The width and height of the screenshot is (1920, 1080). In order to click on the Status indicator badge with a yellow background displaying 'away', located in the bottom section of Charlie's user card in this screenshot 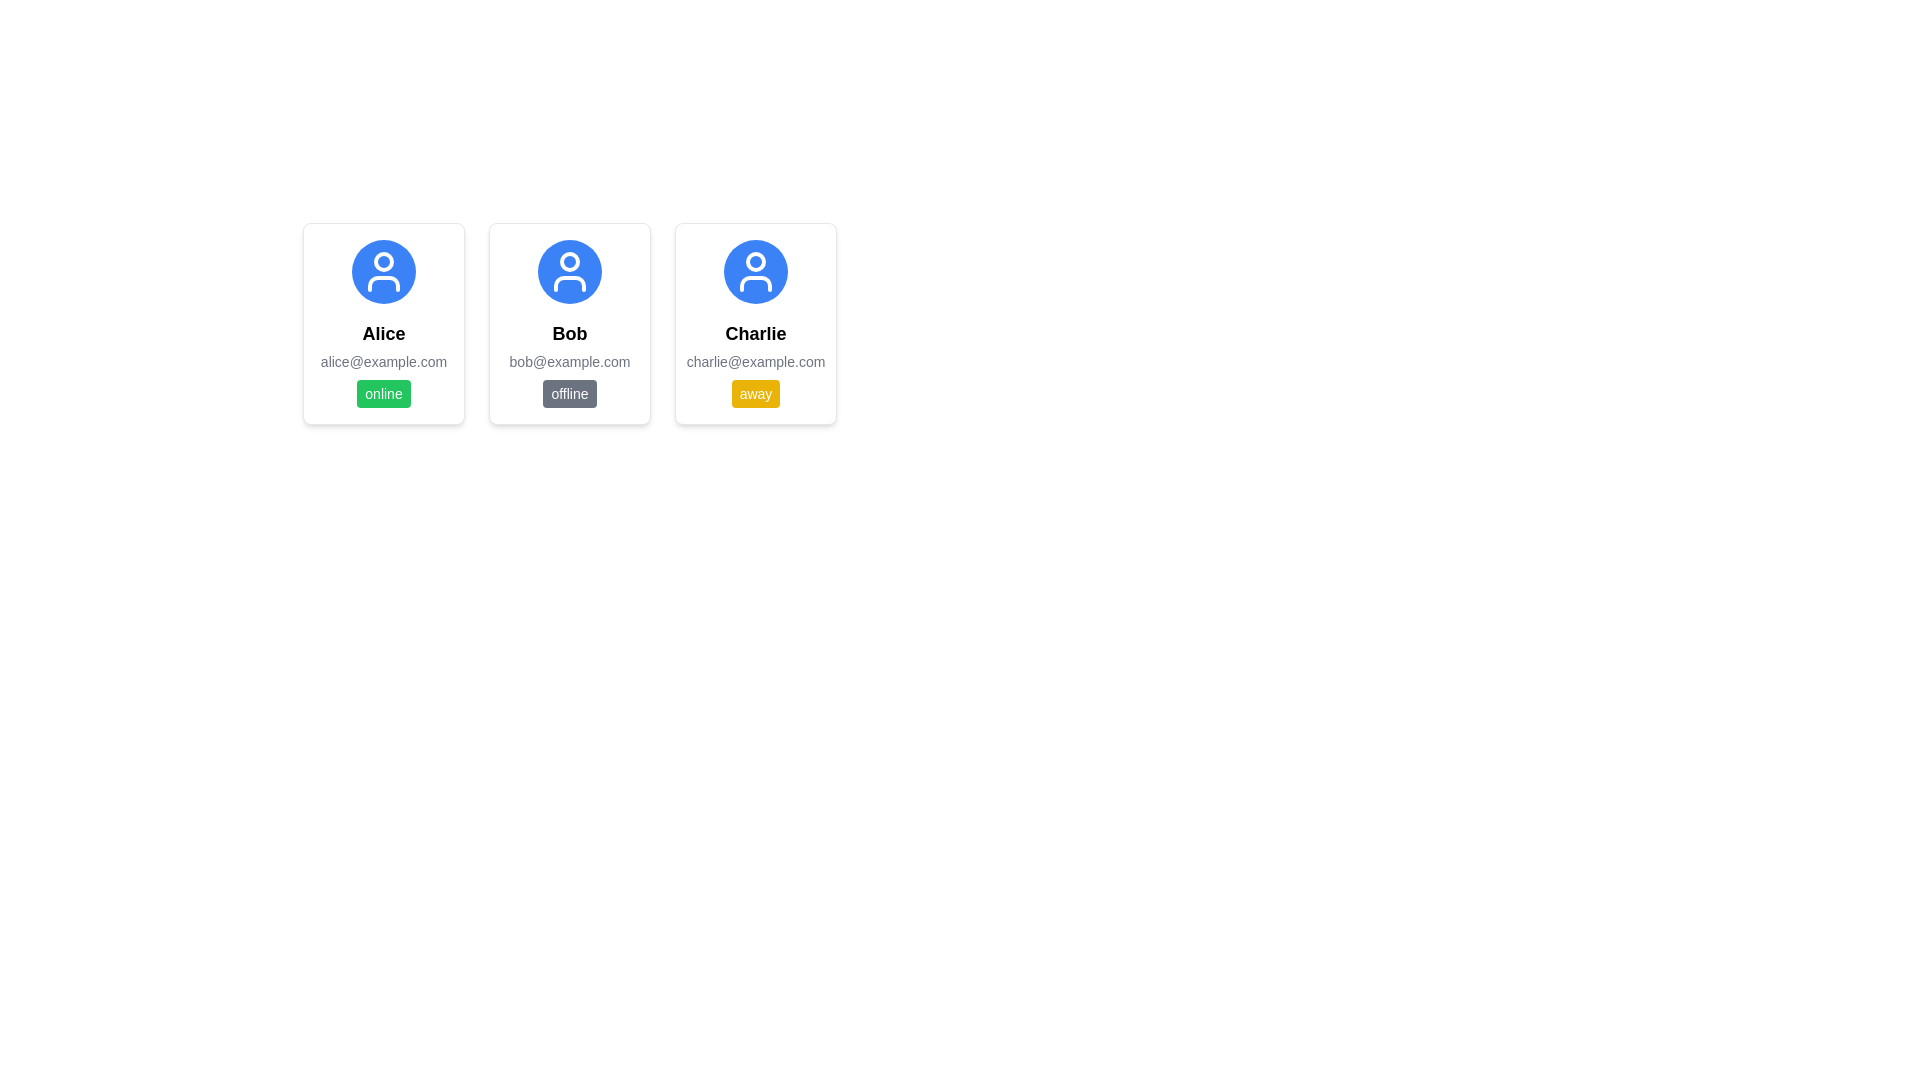, I will do `click(754, 393)`.